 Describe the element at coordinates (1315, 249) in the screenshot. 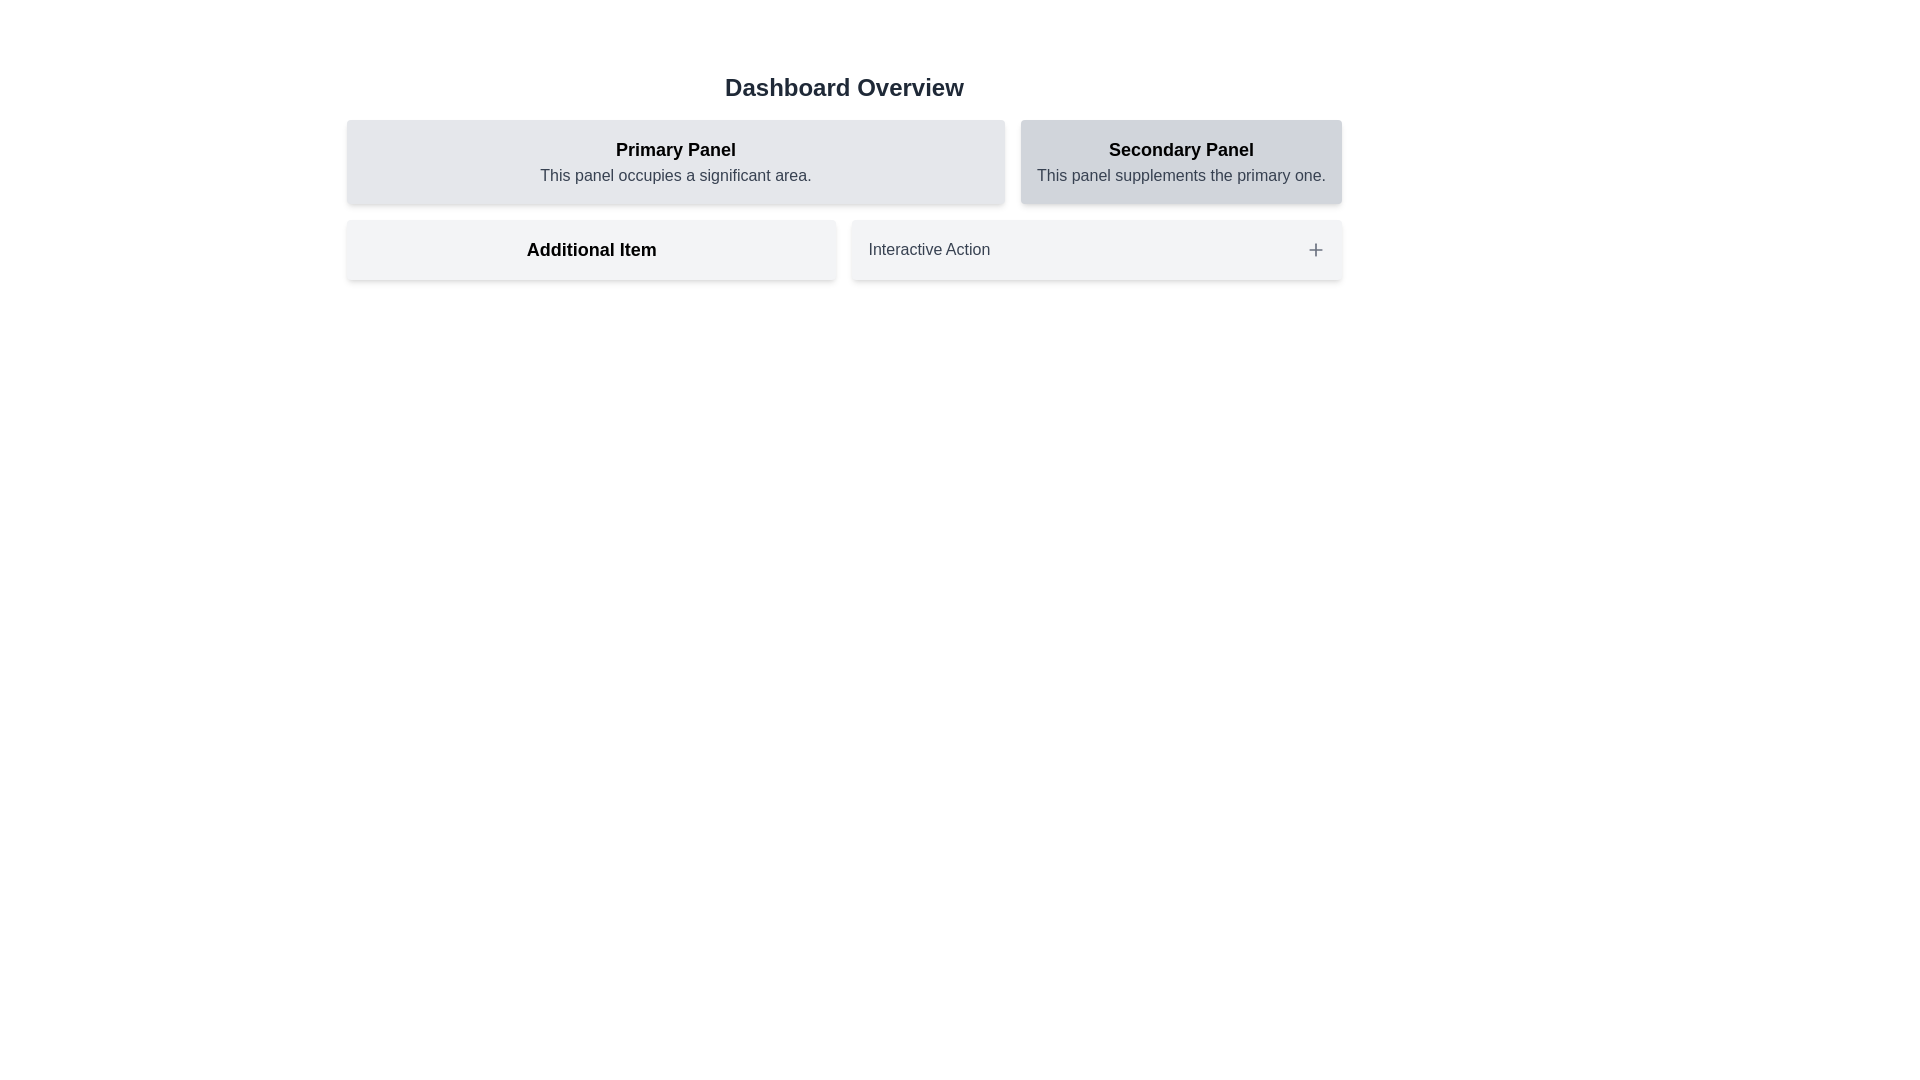

I see `the plus sign icon located at the far-right side of the 'Interactive Action' box` at that location.